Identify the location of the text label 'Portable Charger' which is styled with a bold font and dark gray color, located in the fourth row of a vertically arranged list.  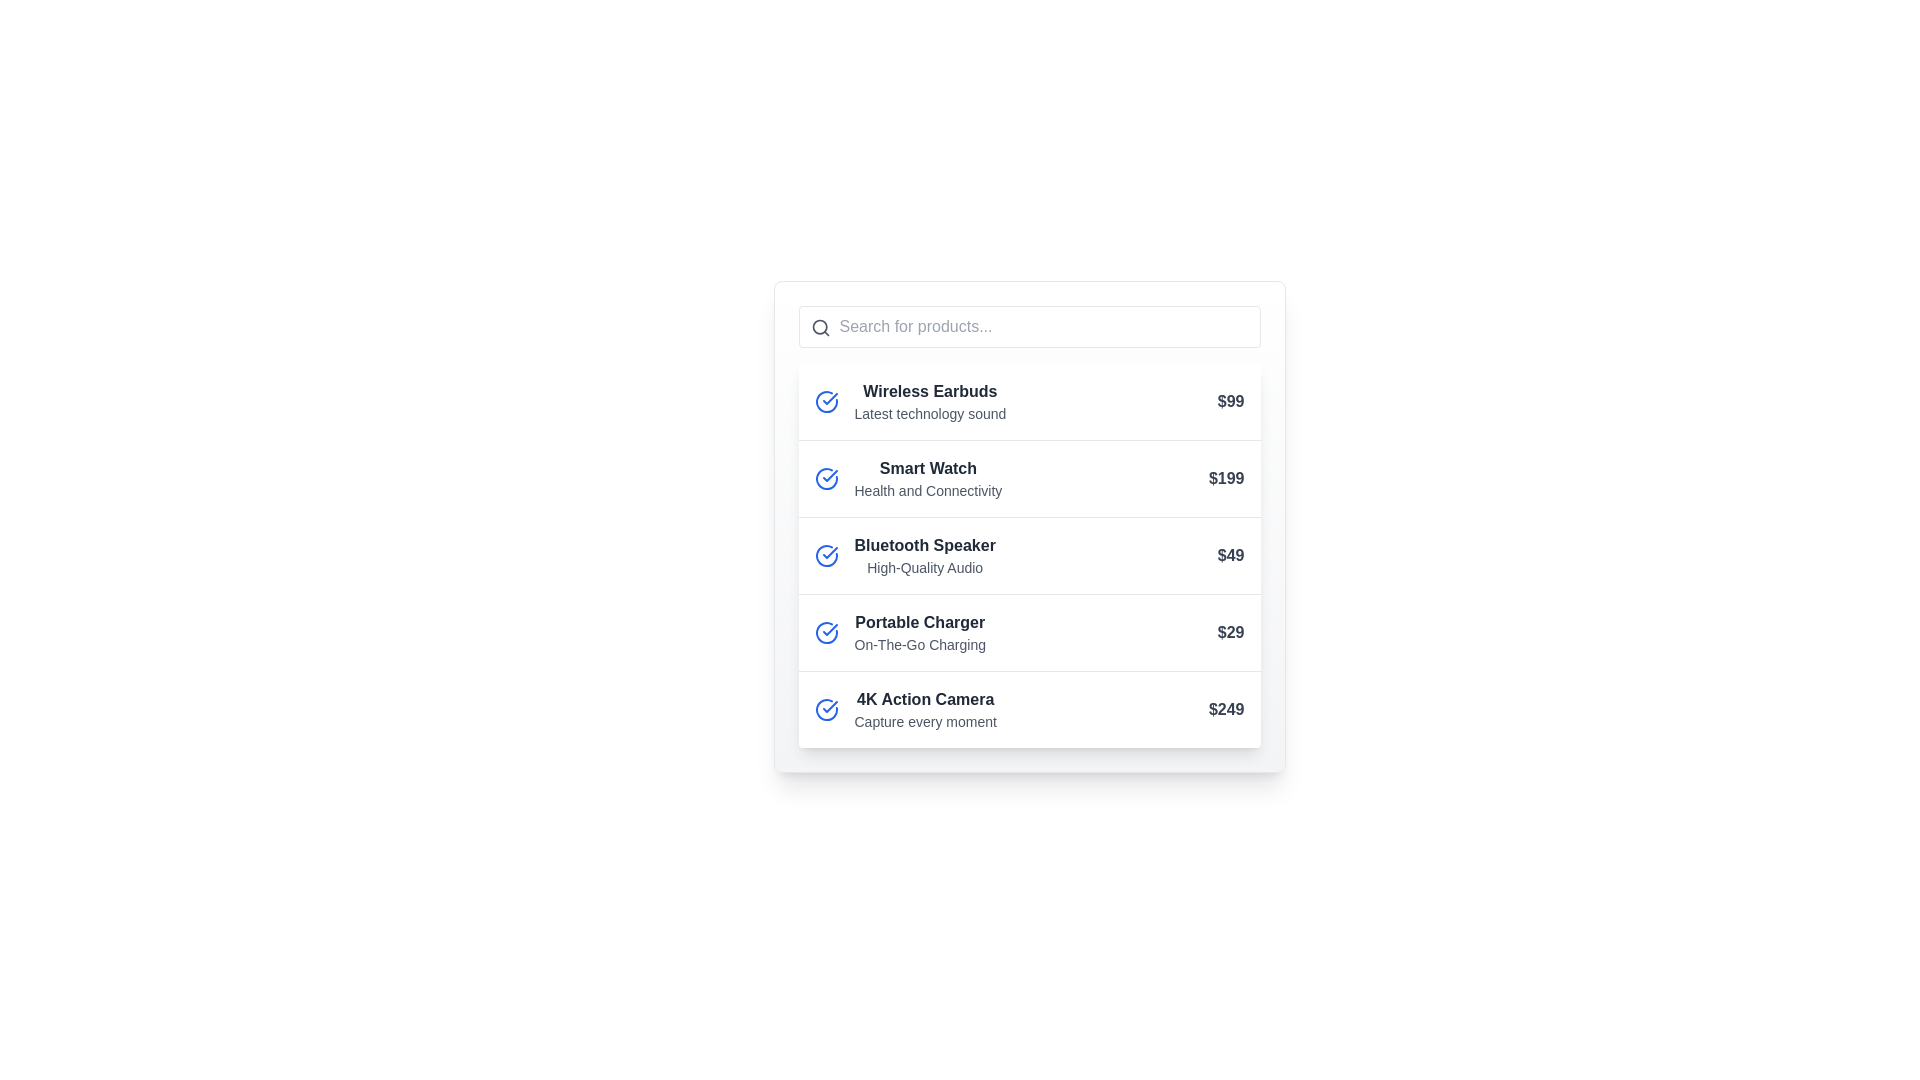
(919, 622).